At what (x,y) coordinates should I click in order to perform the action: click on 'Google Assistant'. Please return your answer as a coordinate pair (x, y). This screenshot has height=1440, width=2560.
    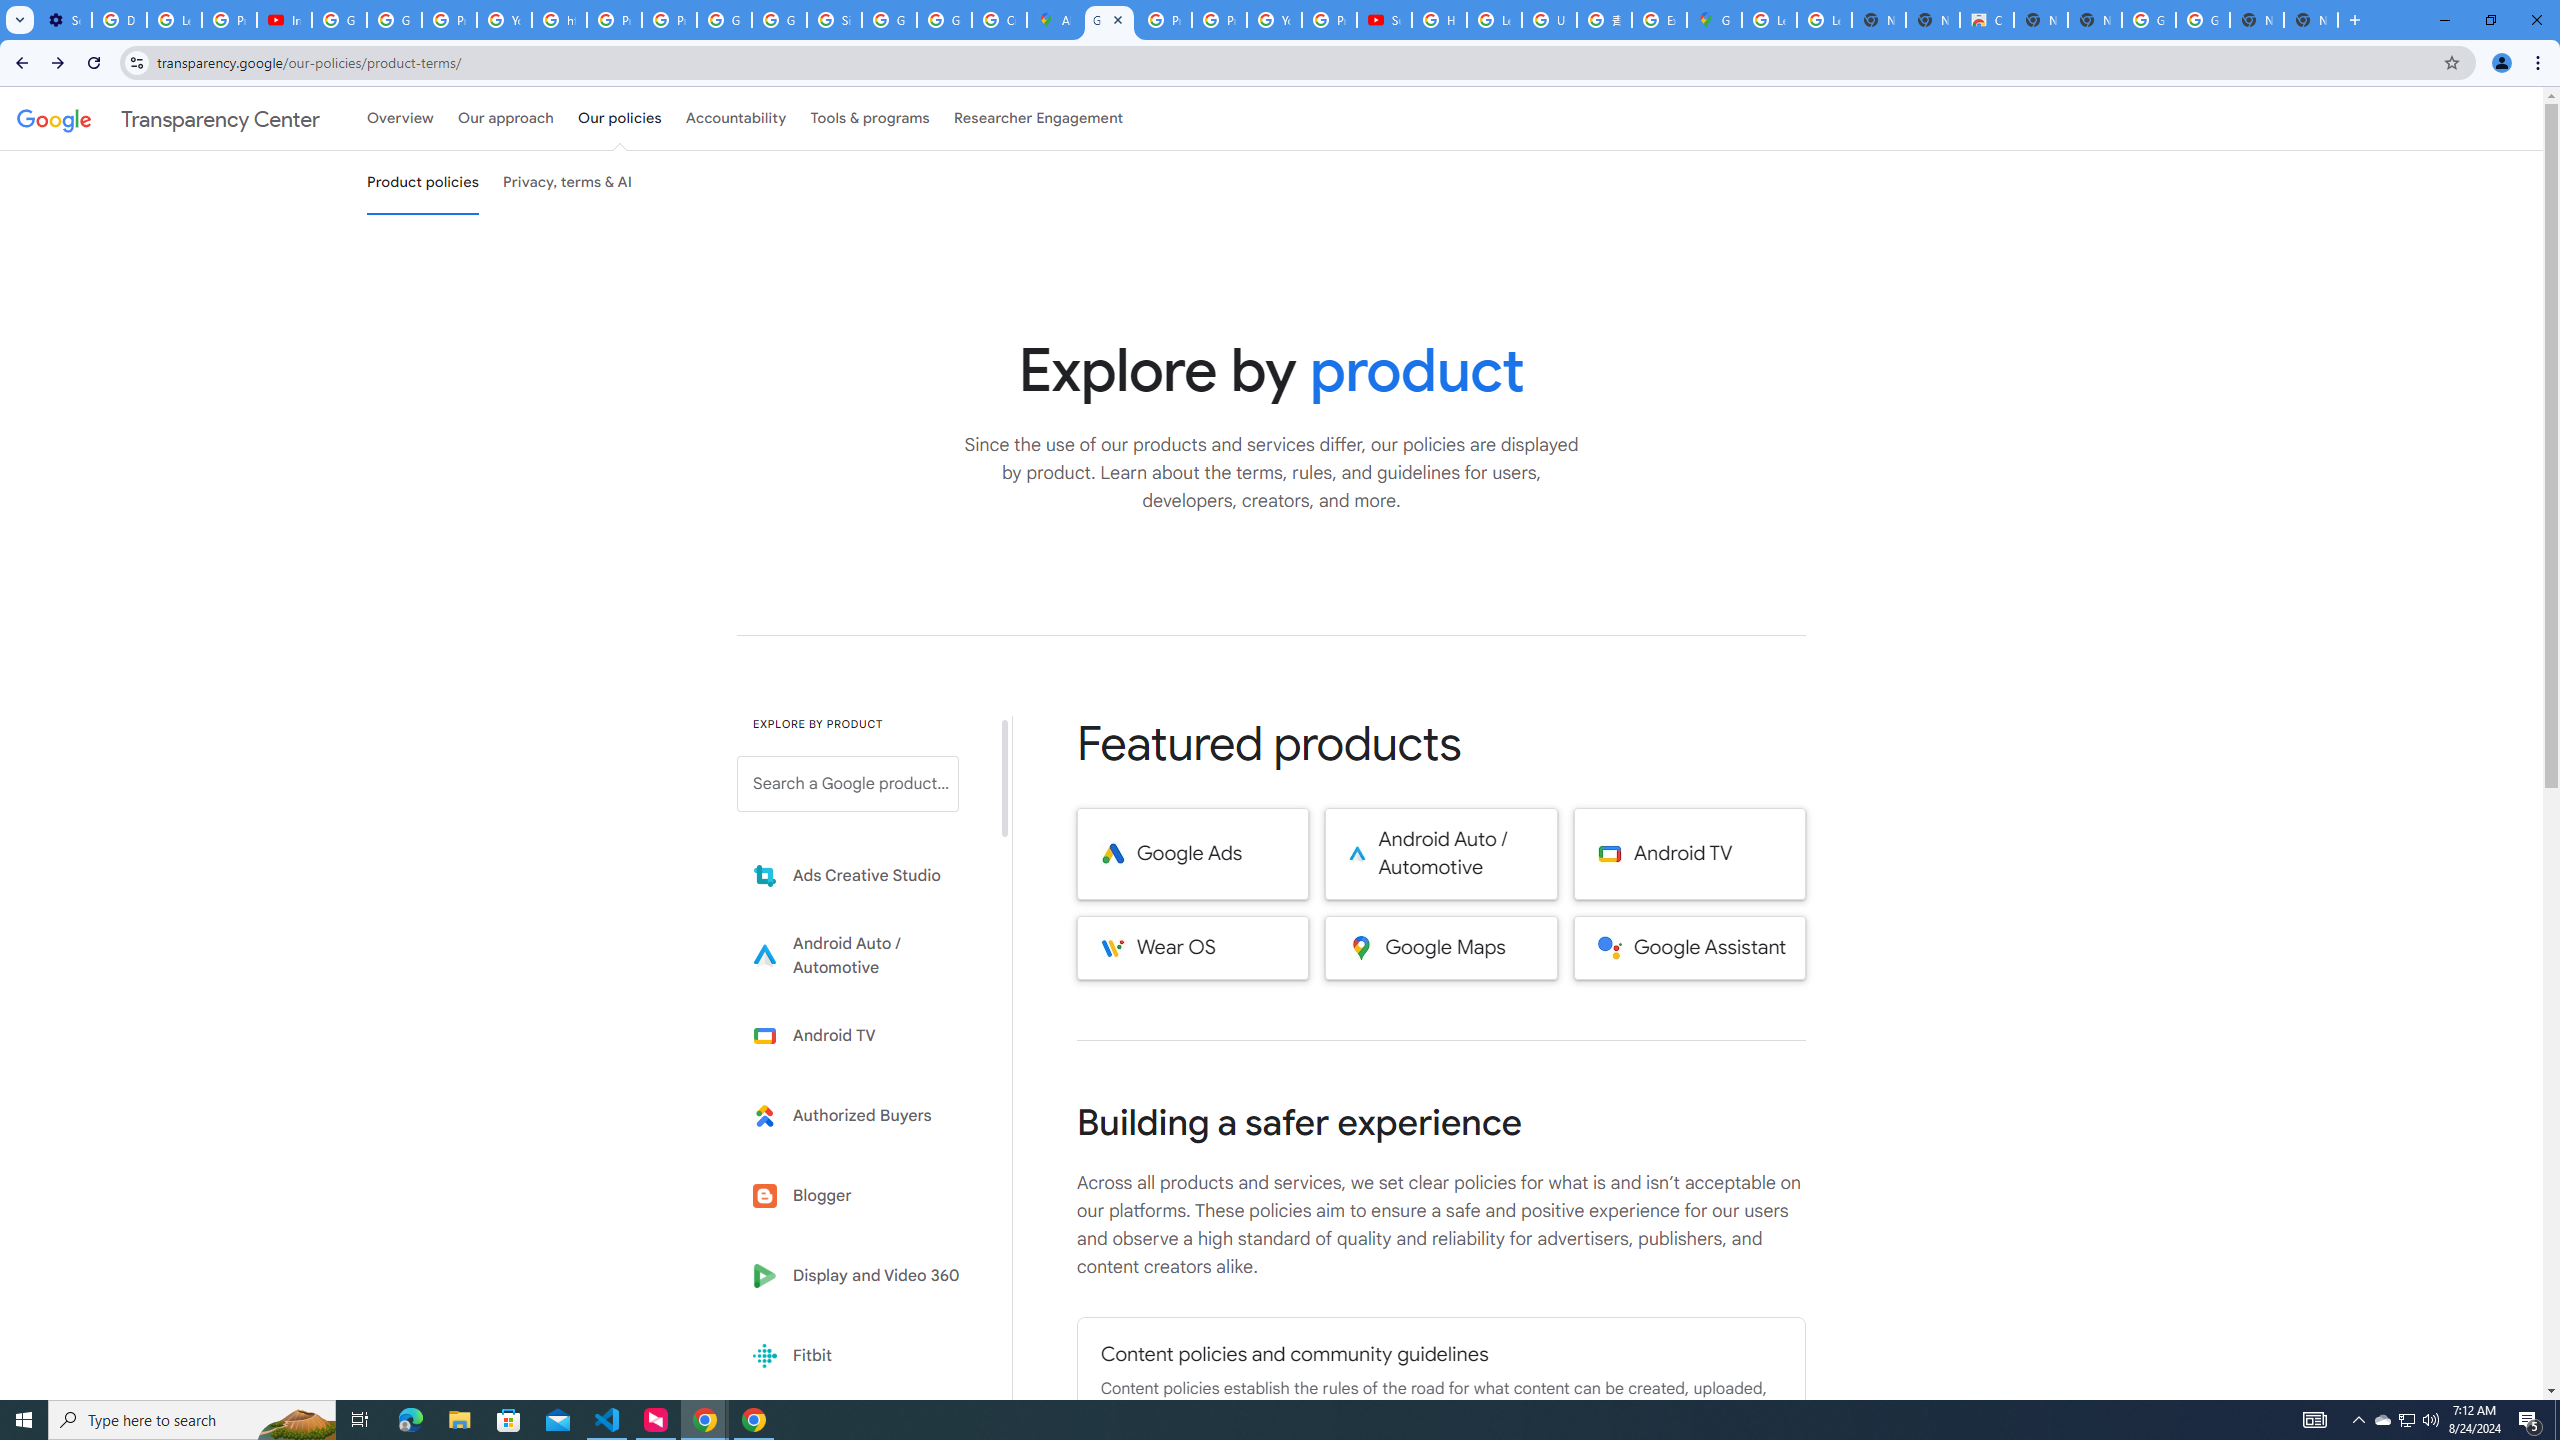
    Looking at the image, I should click on (1688, 947).